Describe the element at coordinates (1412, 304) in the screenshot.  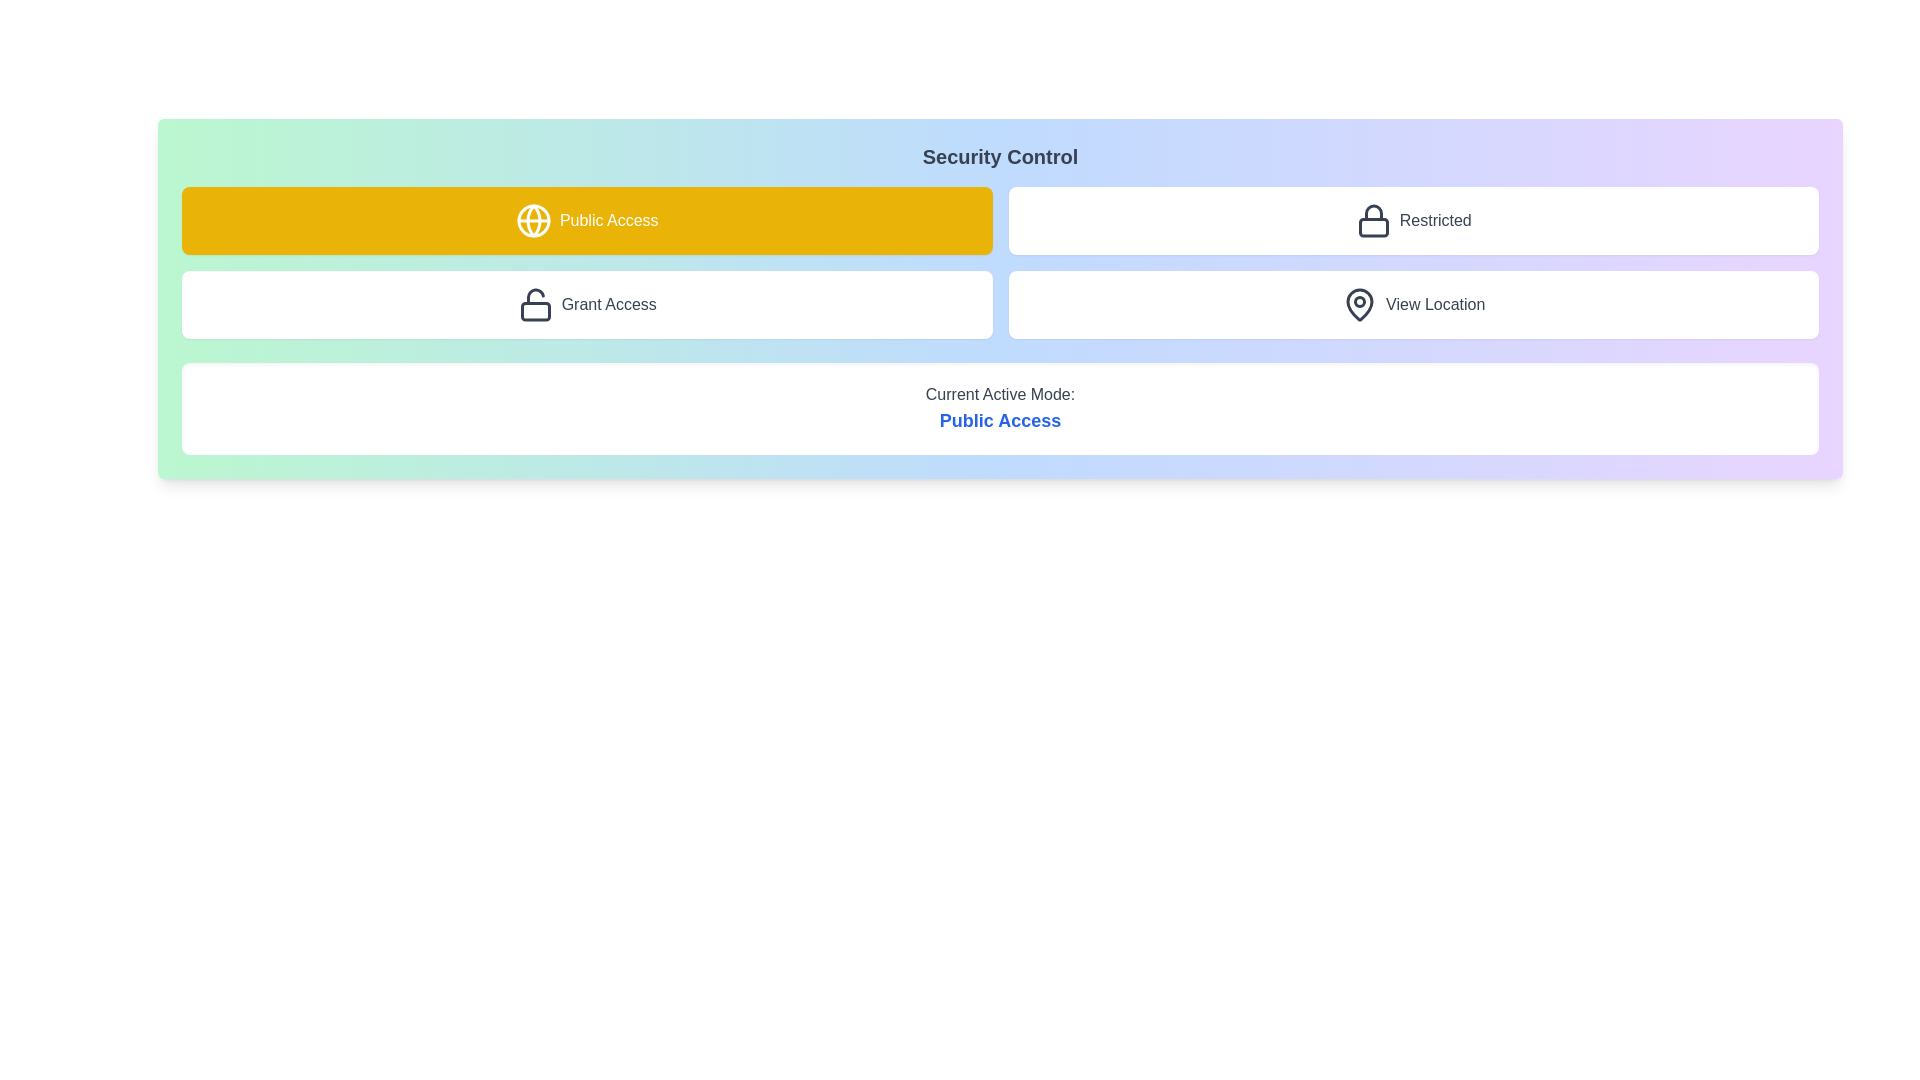
I see `the mode View Location by clicking on the corresponding button` at that location.